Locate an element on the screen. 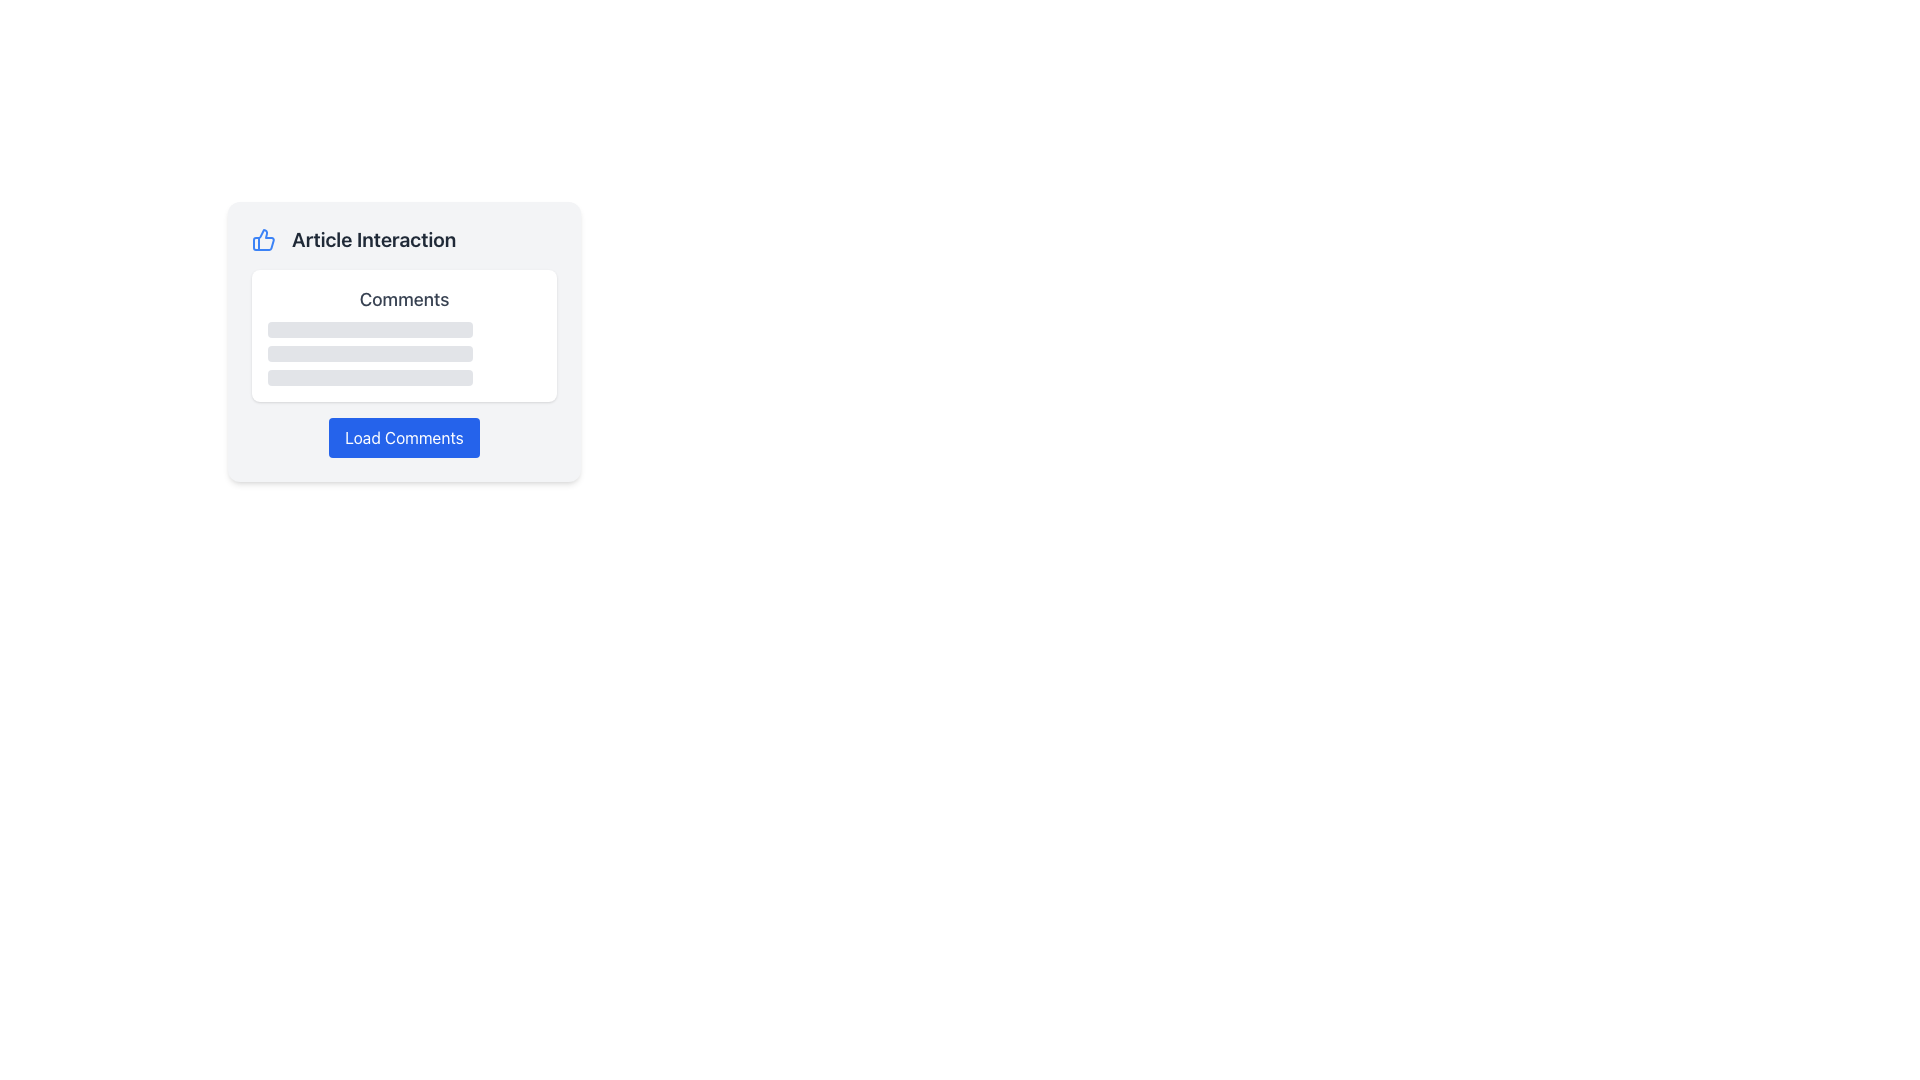  the blue thumbs-up icon representing approval or like, which is the main body of the thumbs-up shape is located at coordinates (262, 238).